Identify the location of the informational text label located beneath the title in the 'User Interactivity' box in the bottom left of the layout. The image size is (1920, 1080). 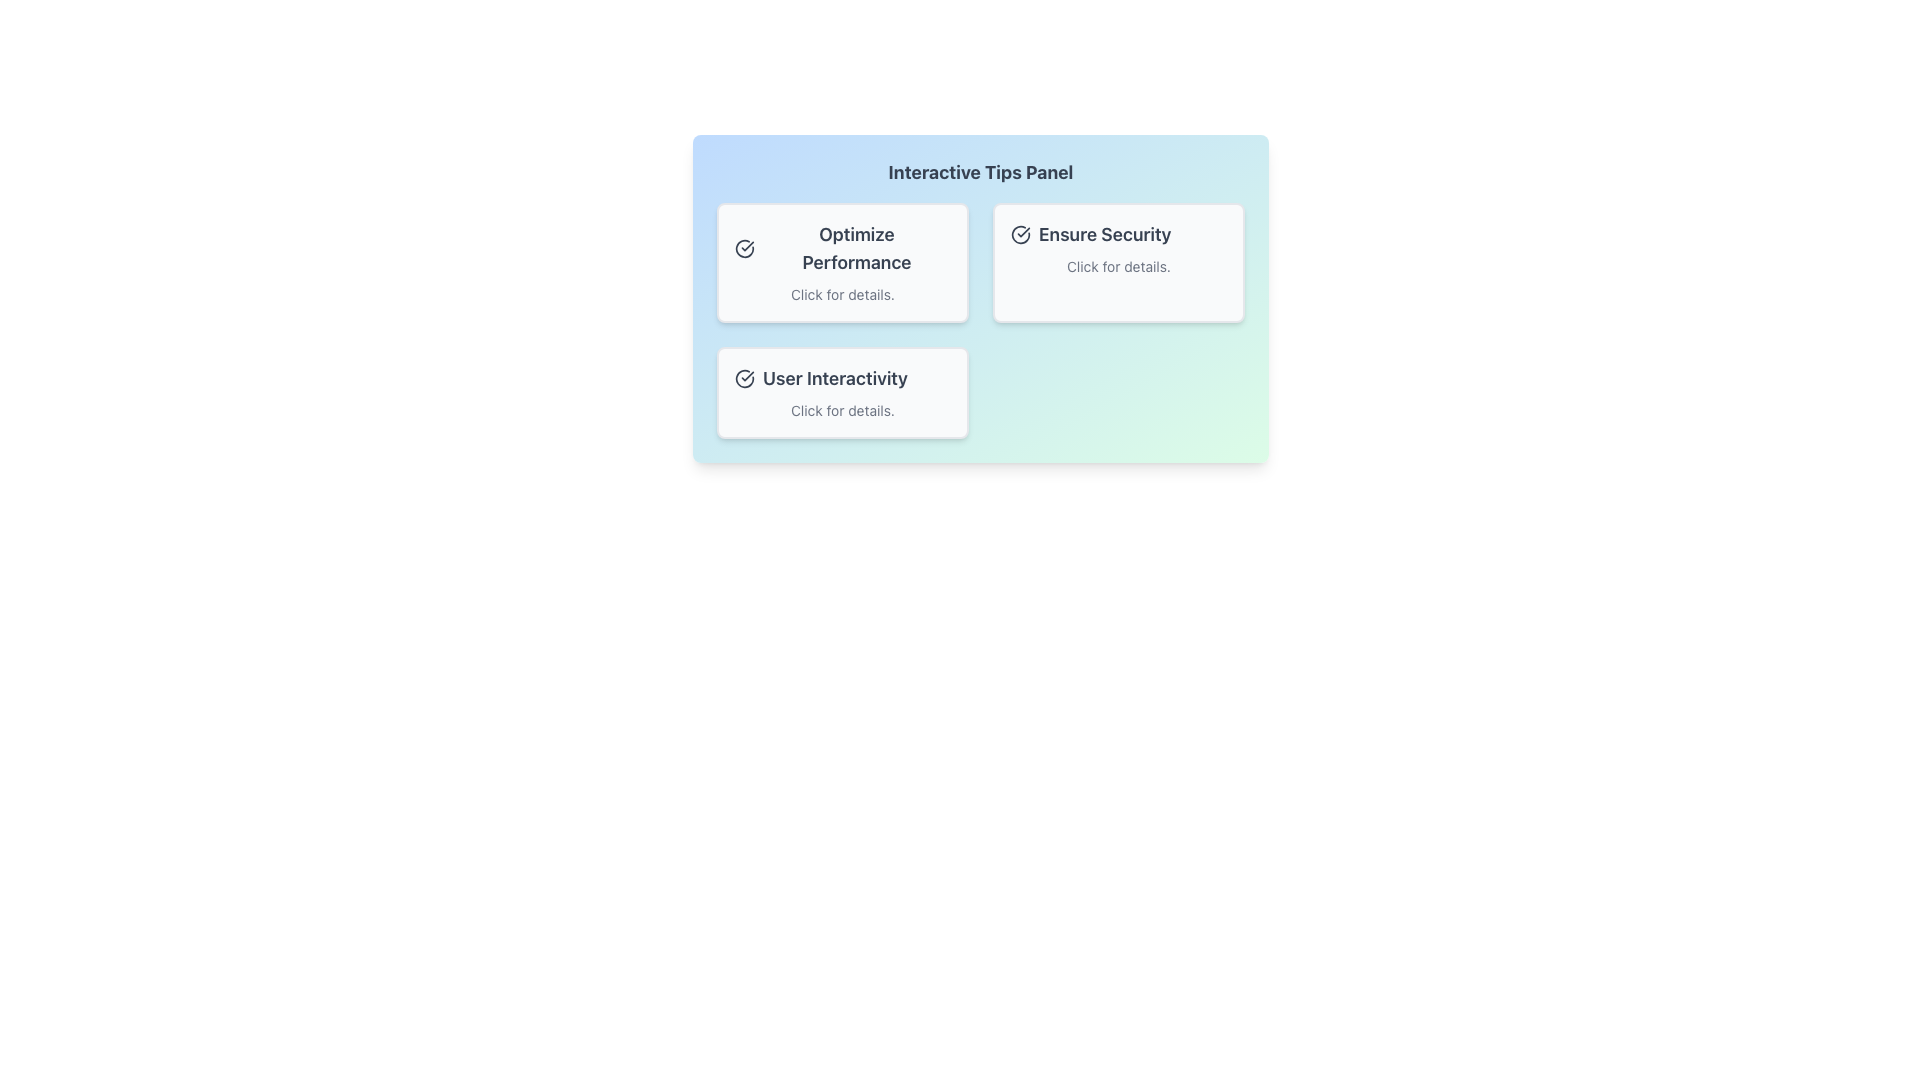
(843, 410).